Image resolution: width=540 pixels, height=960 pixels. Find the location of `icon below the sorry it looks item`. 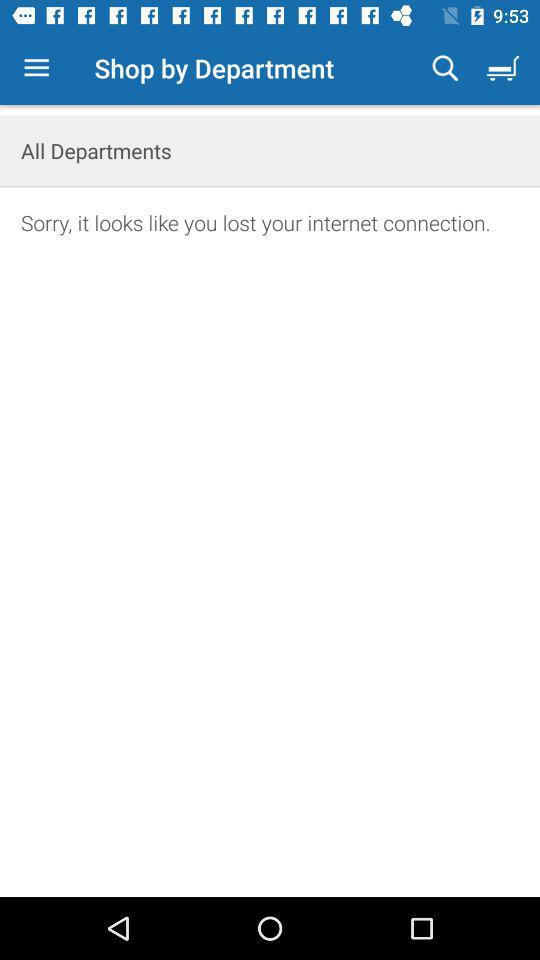

icon below the sorry it looks item is located at coordinates (270, 577).